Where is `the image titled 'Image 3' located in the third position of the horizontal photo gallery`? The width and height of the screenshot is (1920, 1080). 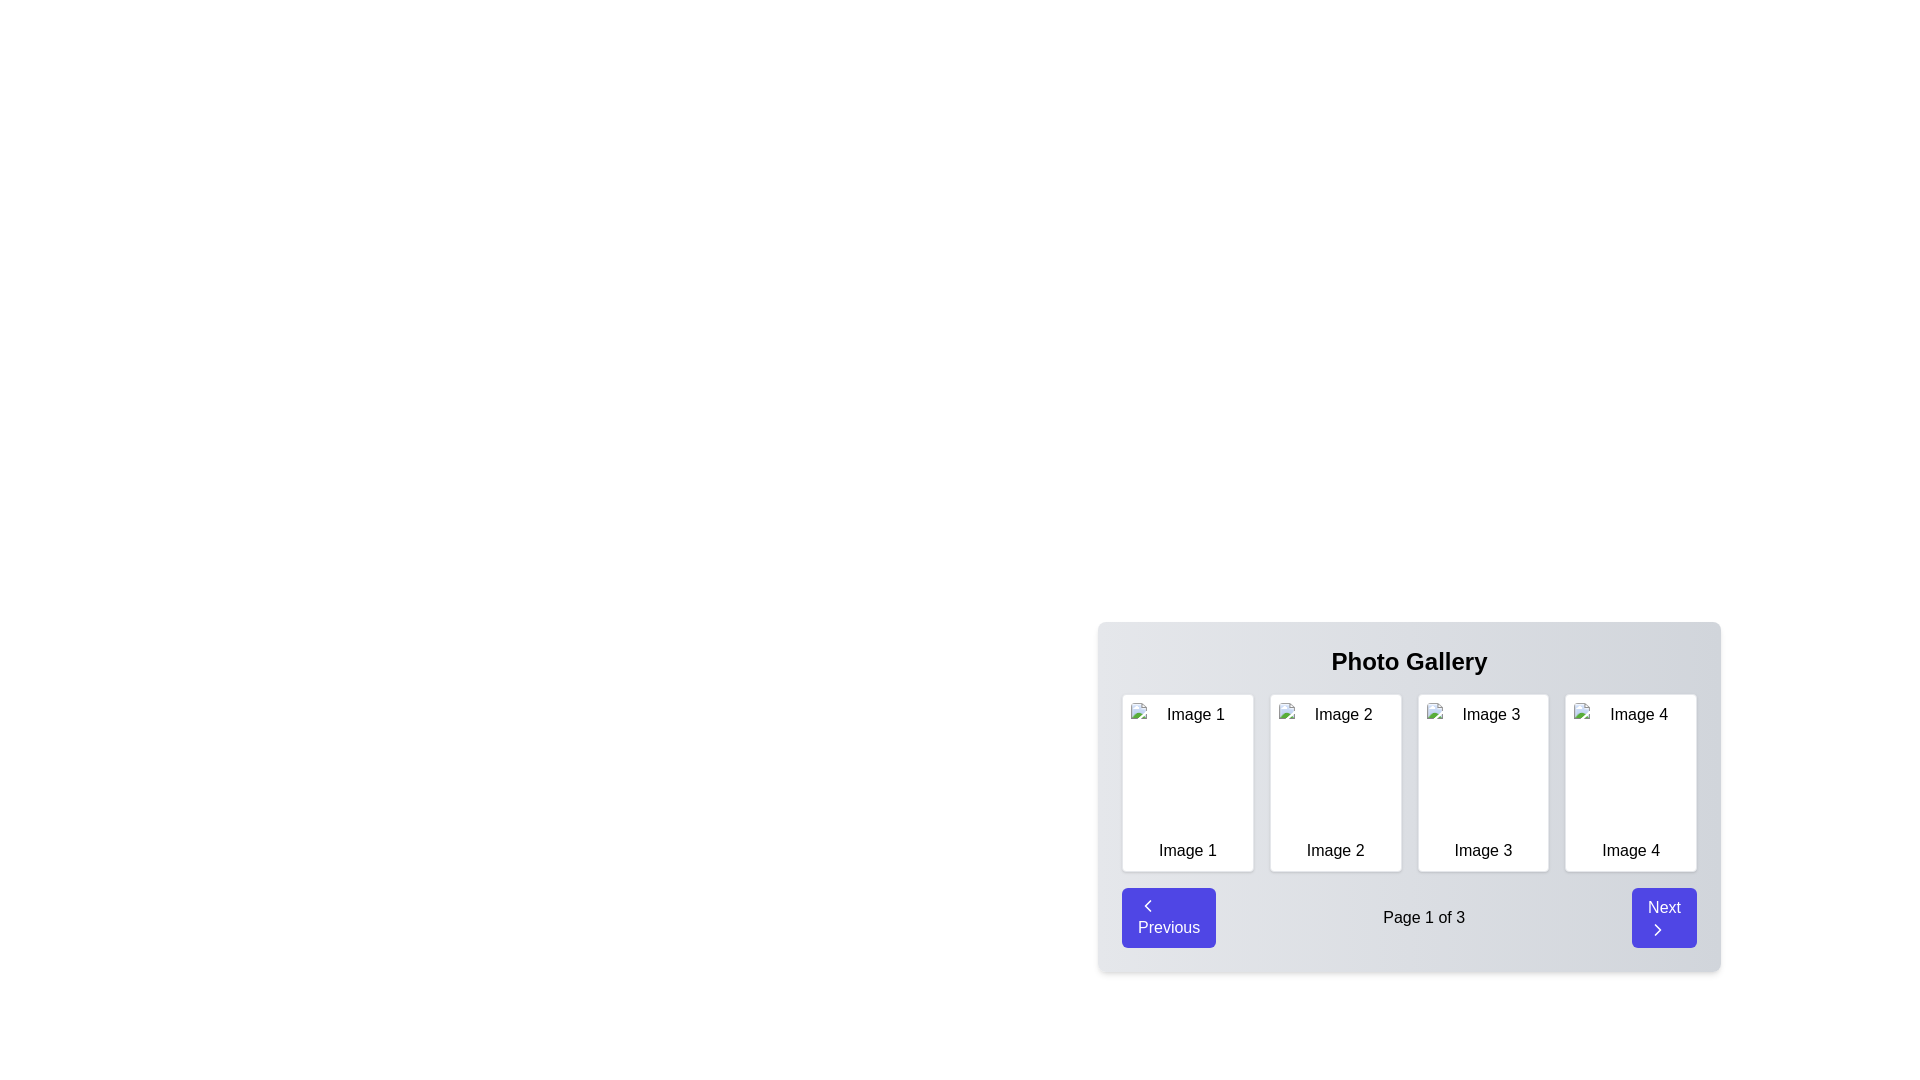 the image titled 'Image 3' located in the third position of the horizontal photo gallery is located at coordinates (1483, 766).